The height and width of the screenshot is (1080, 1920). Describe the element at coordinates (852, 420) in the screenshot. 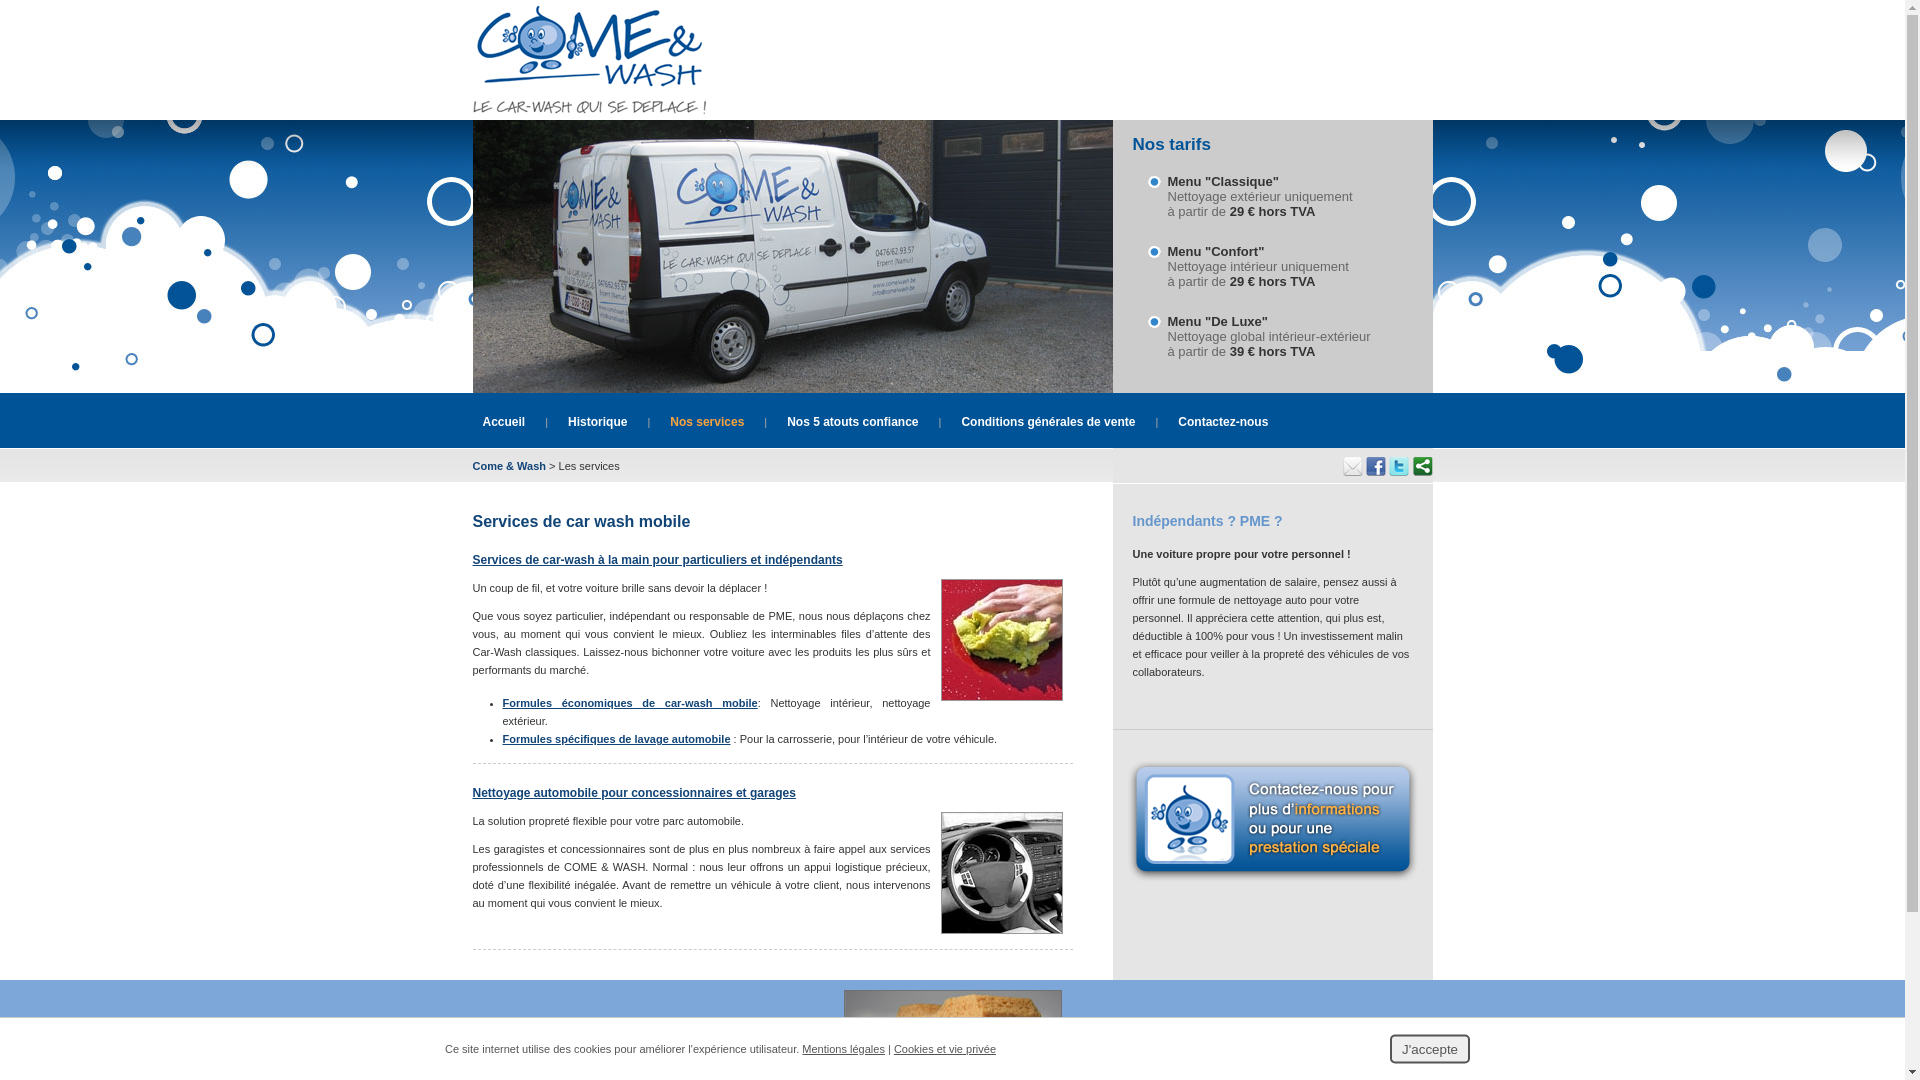

I see `'Nos 5 atouts confiance'` at that location.